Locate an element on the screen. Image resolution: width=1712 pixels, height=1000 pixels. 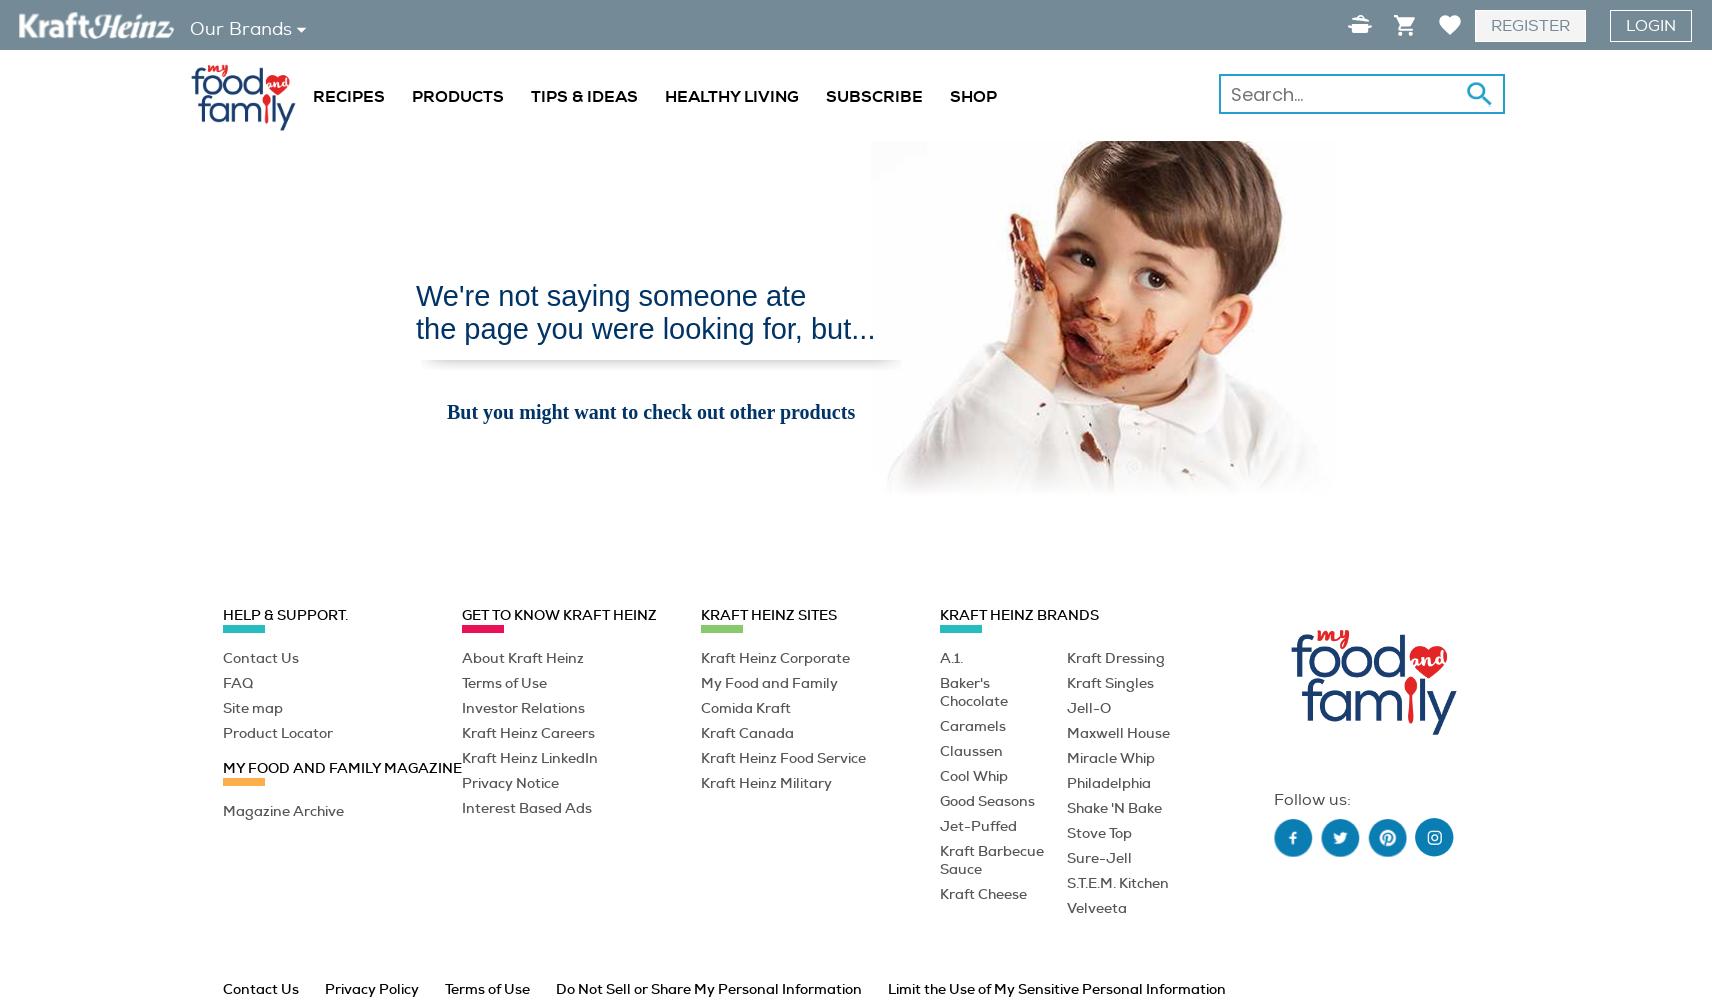
'We're not saying someone ate' is located at coordinates (610, 296).